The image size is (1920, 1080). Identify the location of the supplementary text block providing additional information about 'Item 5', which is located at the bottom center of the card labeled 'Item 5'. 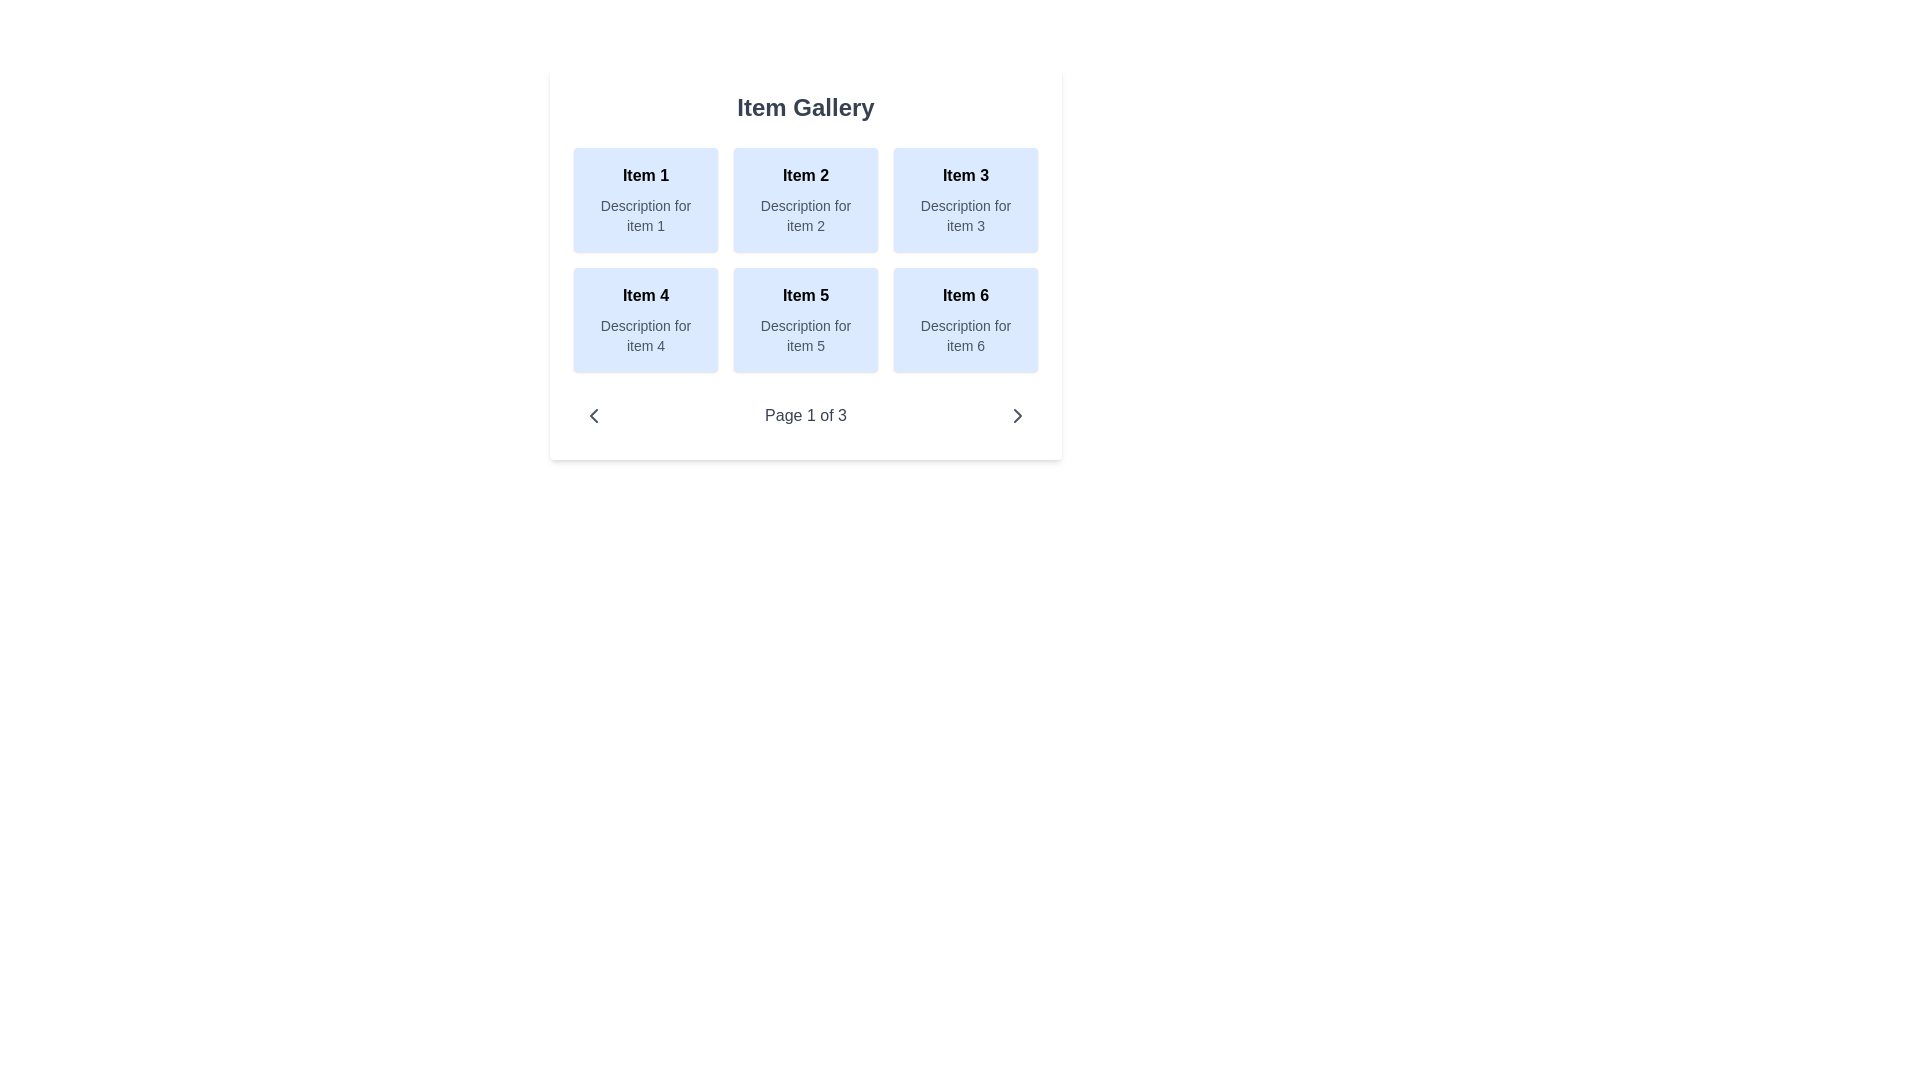
(806, 334).